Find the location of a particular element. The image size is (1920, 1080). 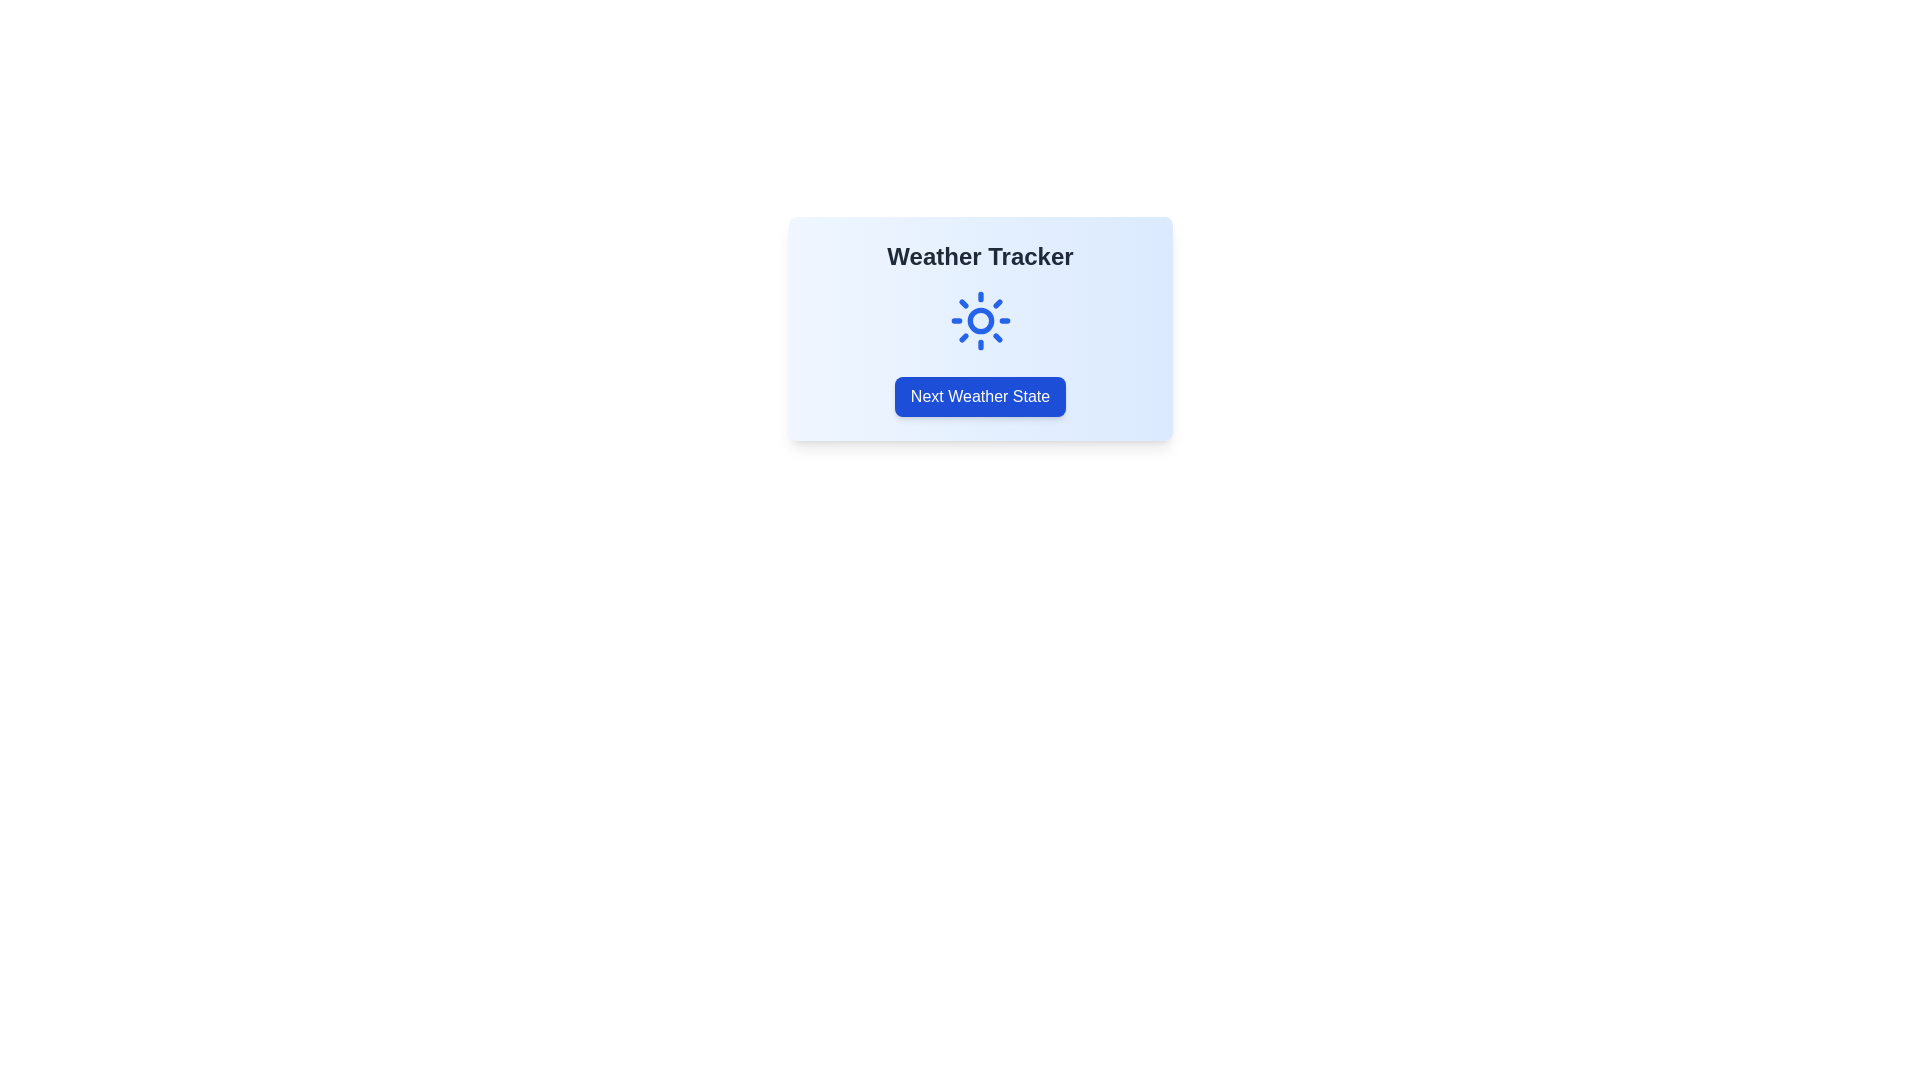

the decorative circular graphic representing the sun, located centrally under the 'Weather Tracker' header and above the 'Next Weather State' button is located at coordinates (980, 319).